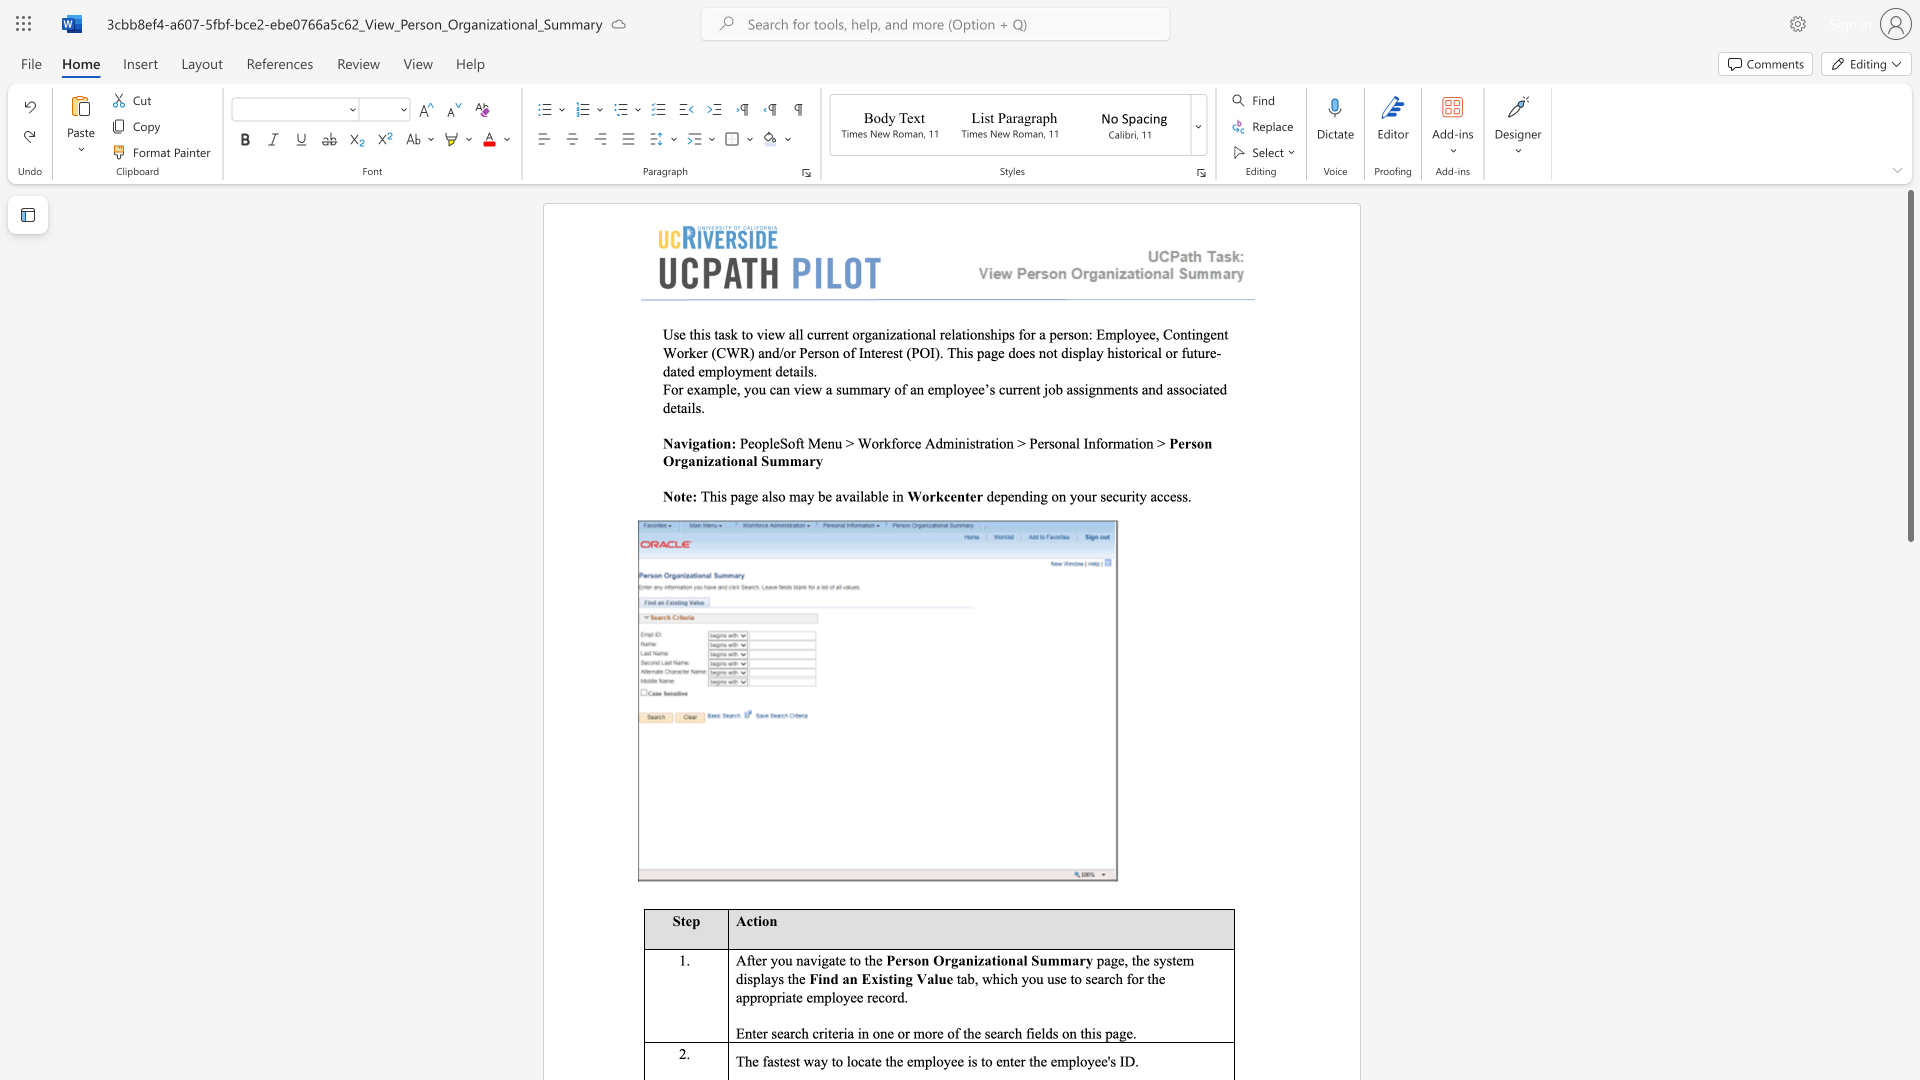  I want to click on the subset text "mmar" within the text "Person Organizational Summary", so click(1046, 959).